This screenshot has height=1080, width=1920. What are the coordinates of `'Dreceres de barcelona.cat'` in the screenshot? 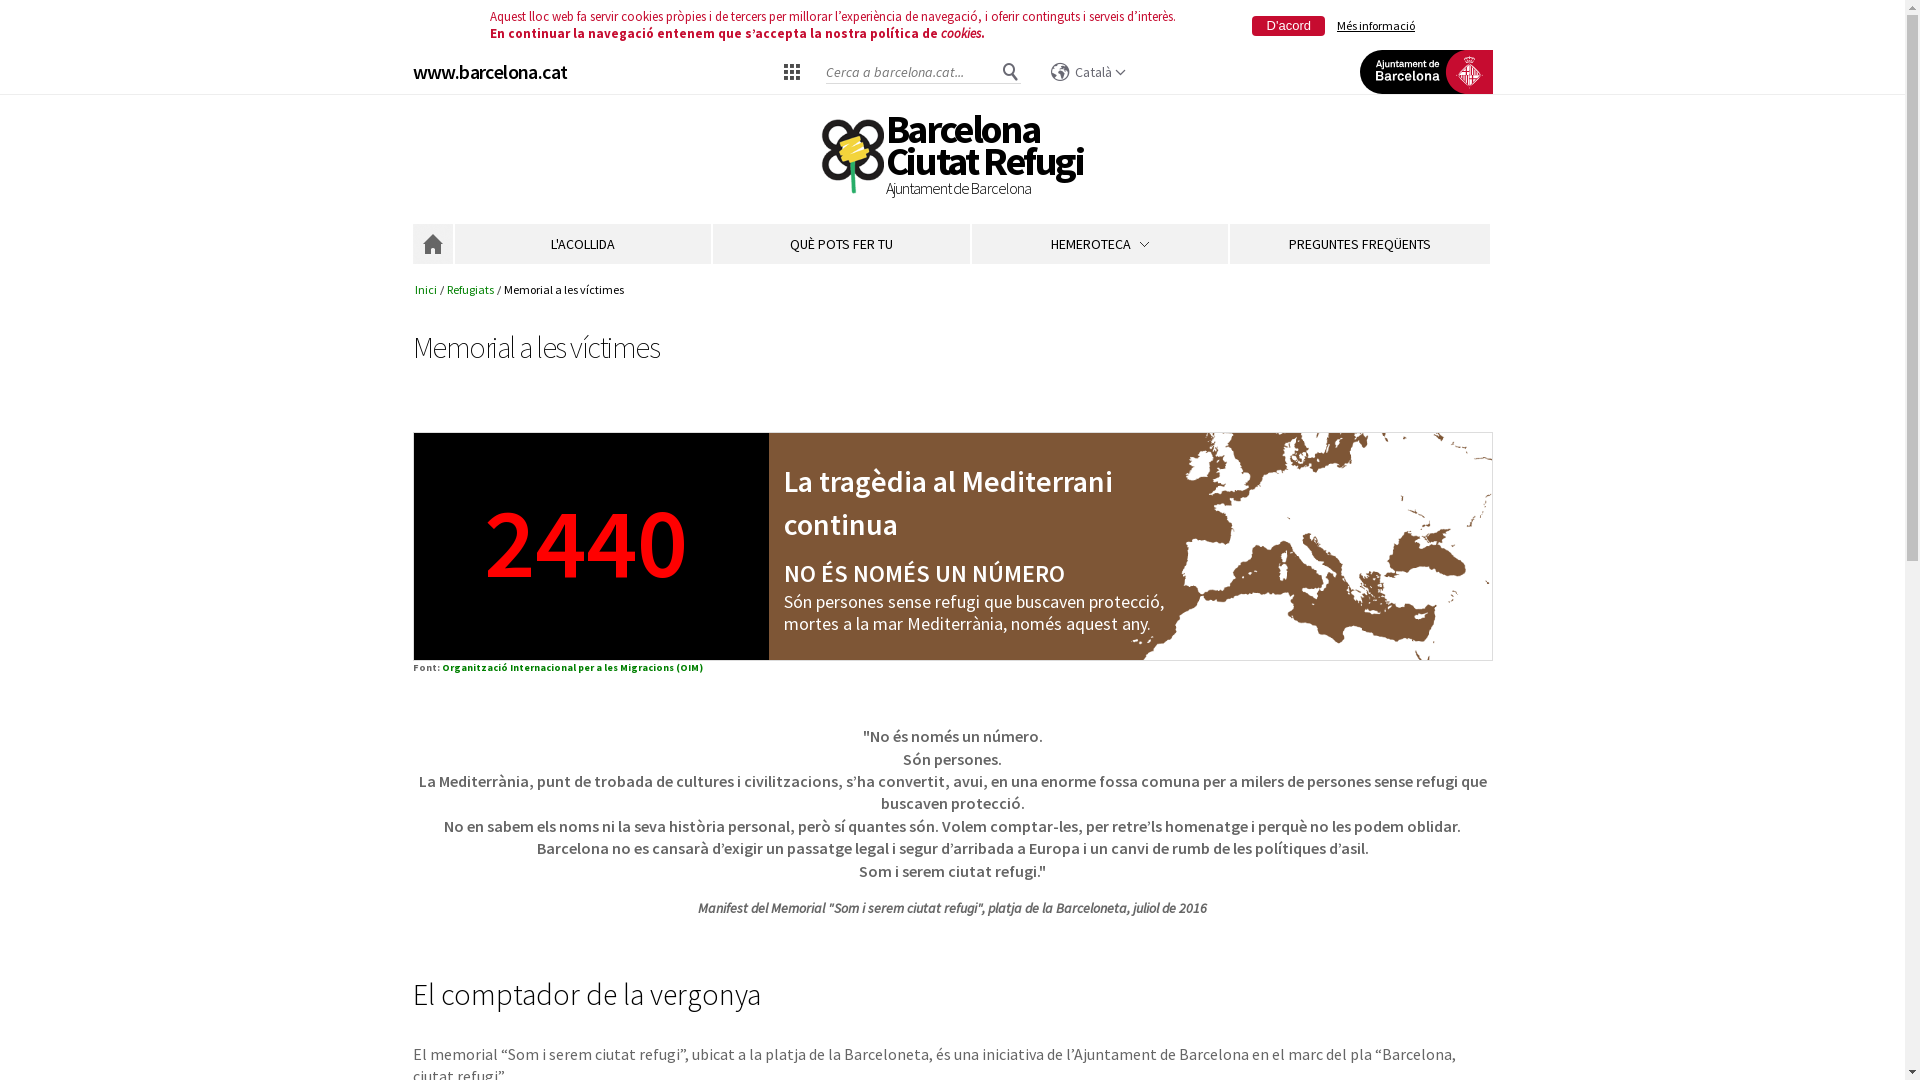 It's located at (791, 69).